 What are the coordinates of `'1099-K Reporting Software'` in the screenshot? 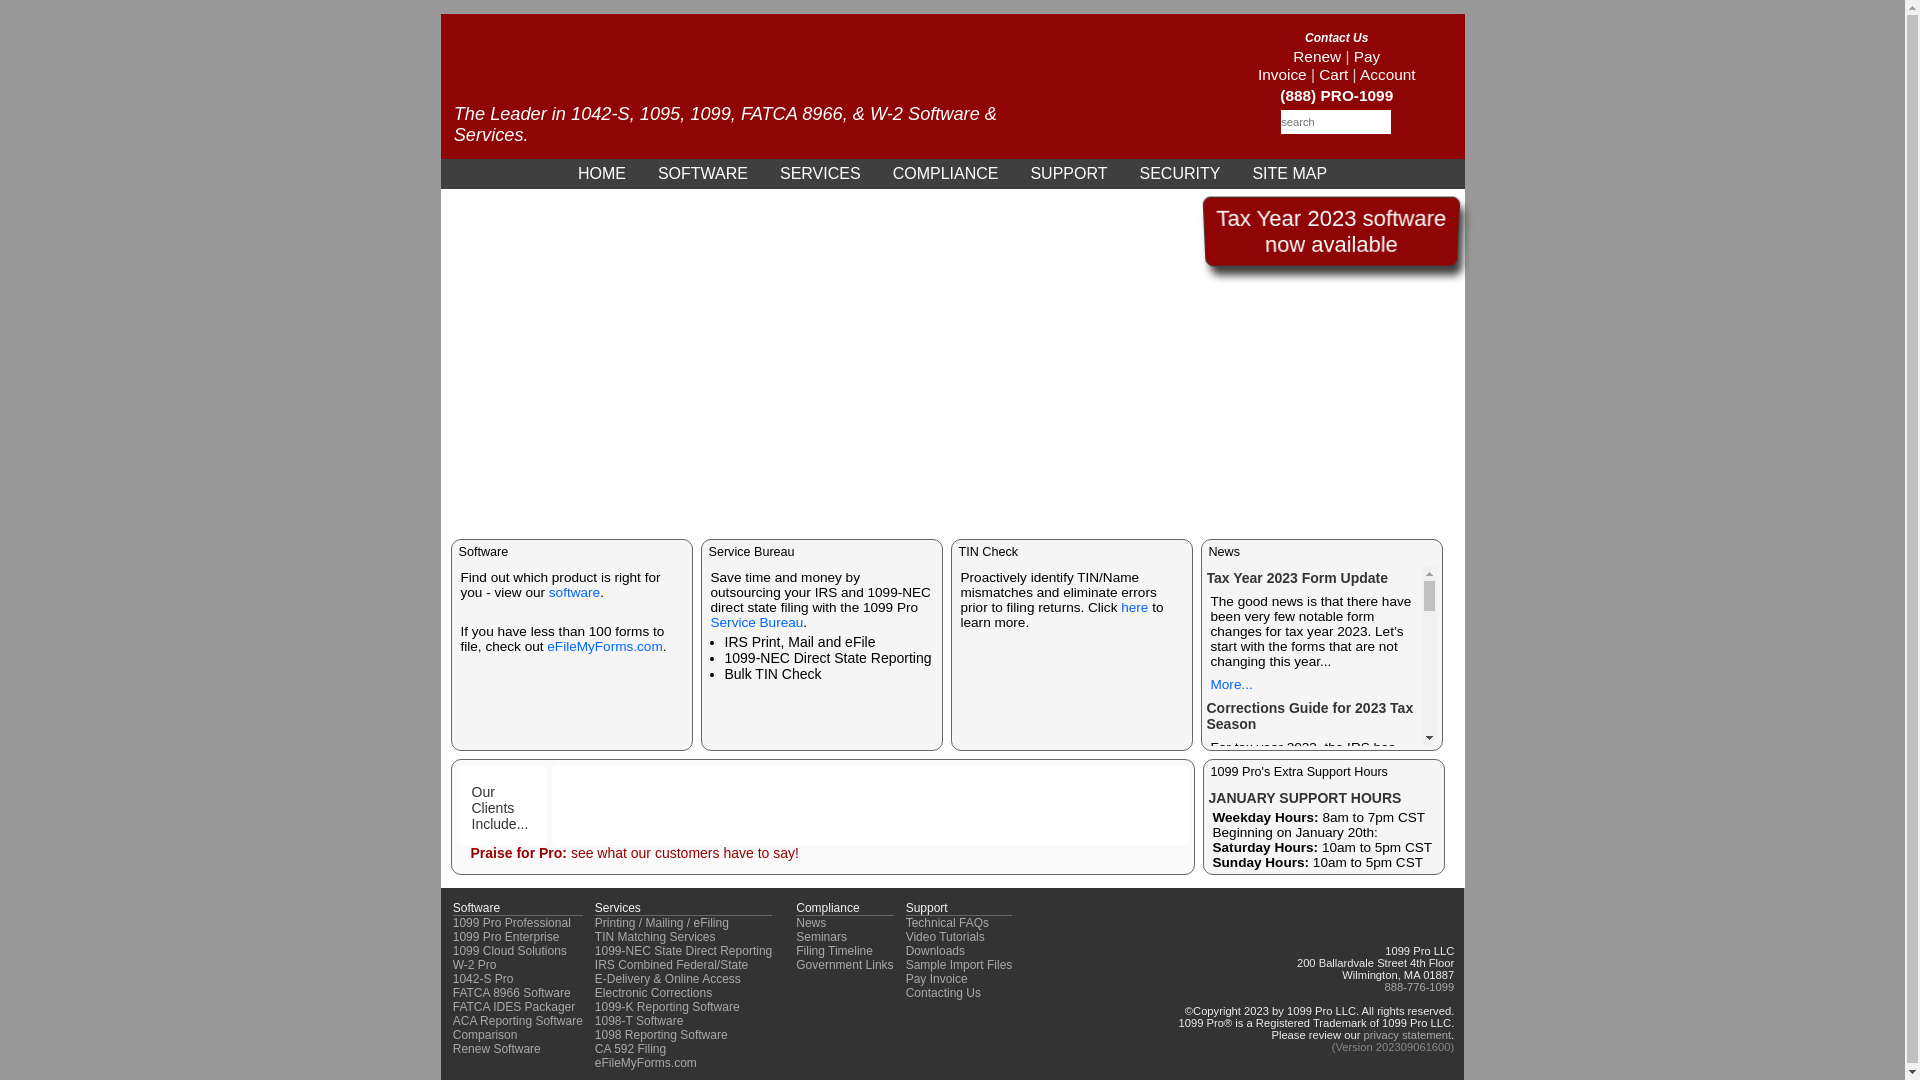 It's located at (594, 1006).